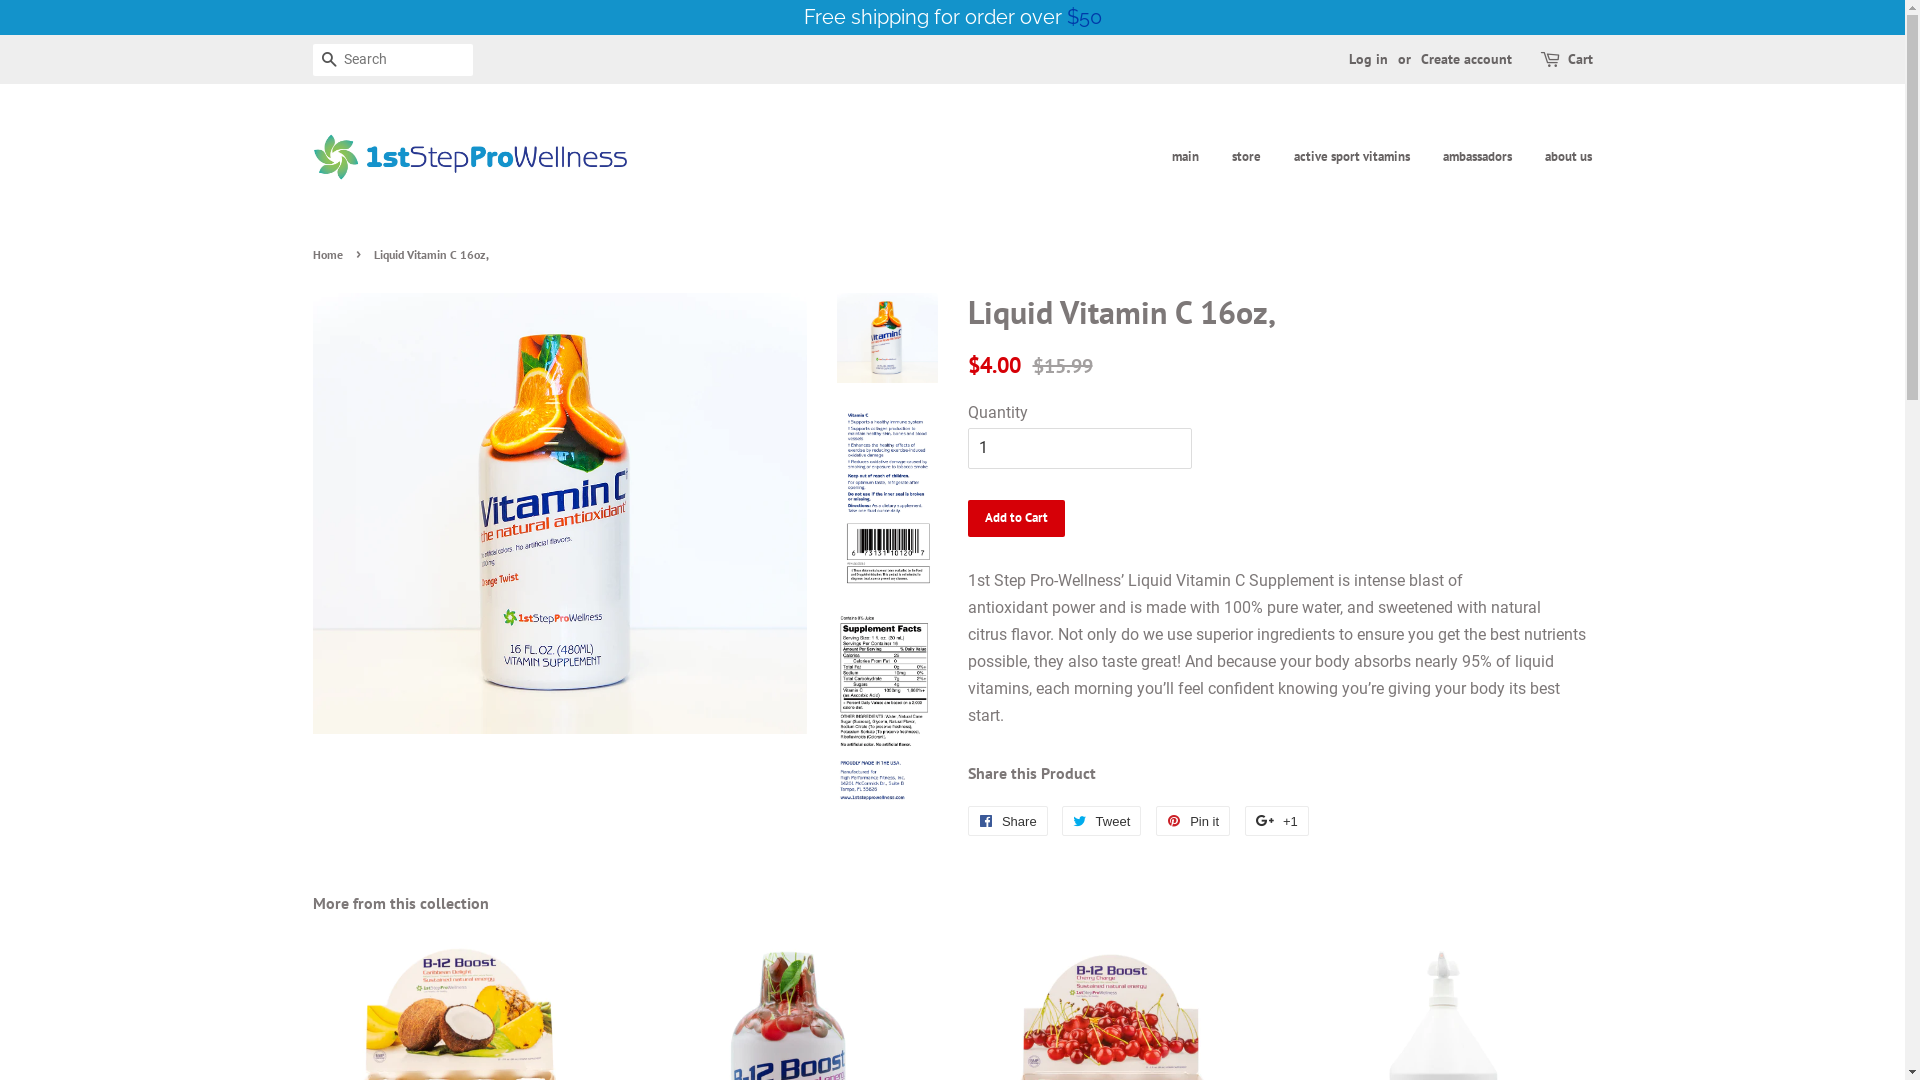 Image resolution: width=1920 pixels, height=1080 pixels. I want to click on 'Add to Cart', so click(1016, 516).